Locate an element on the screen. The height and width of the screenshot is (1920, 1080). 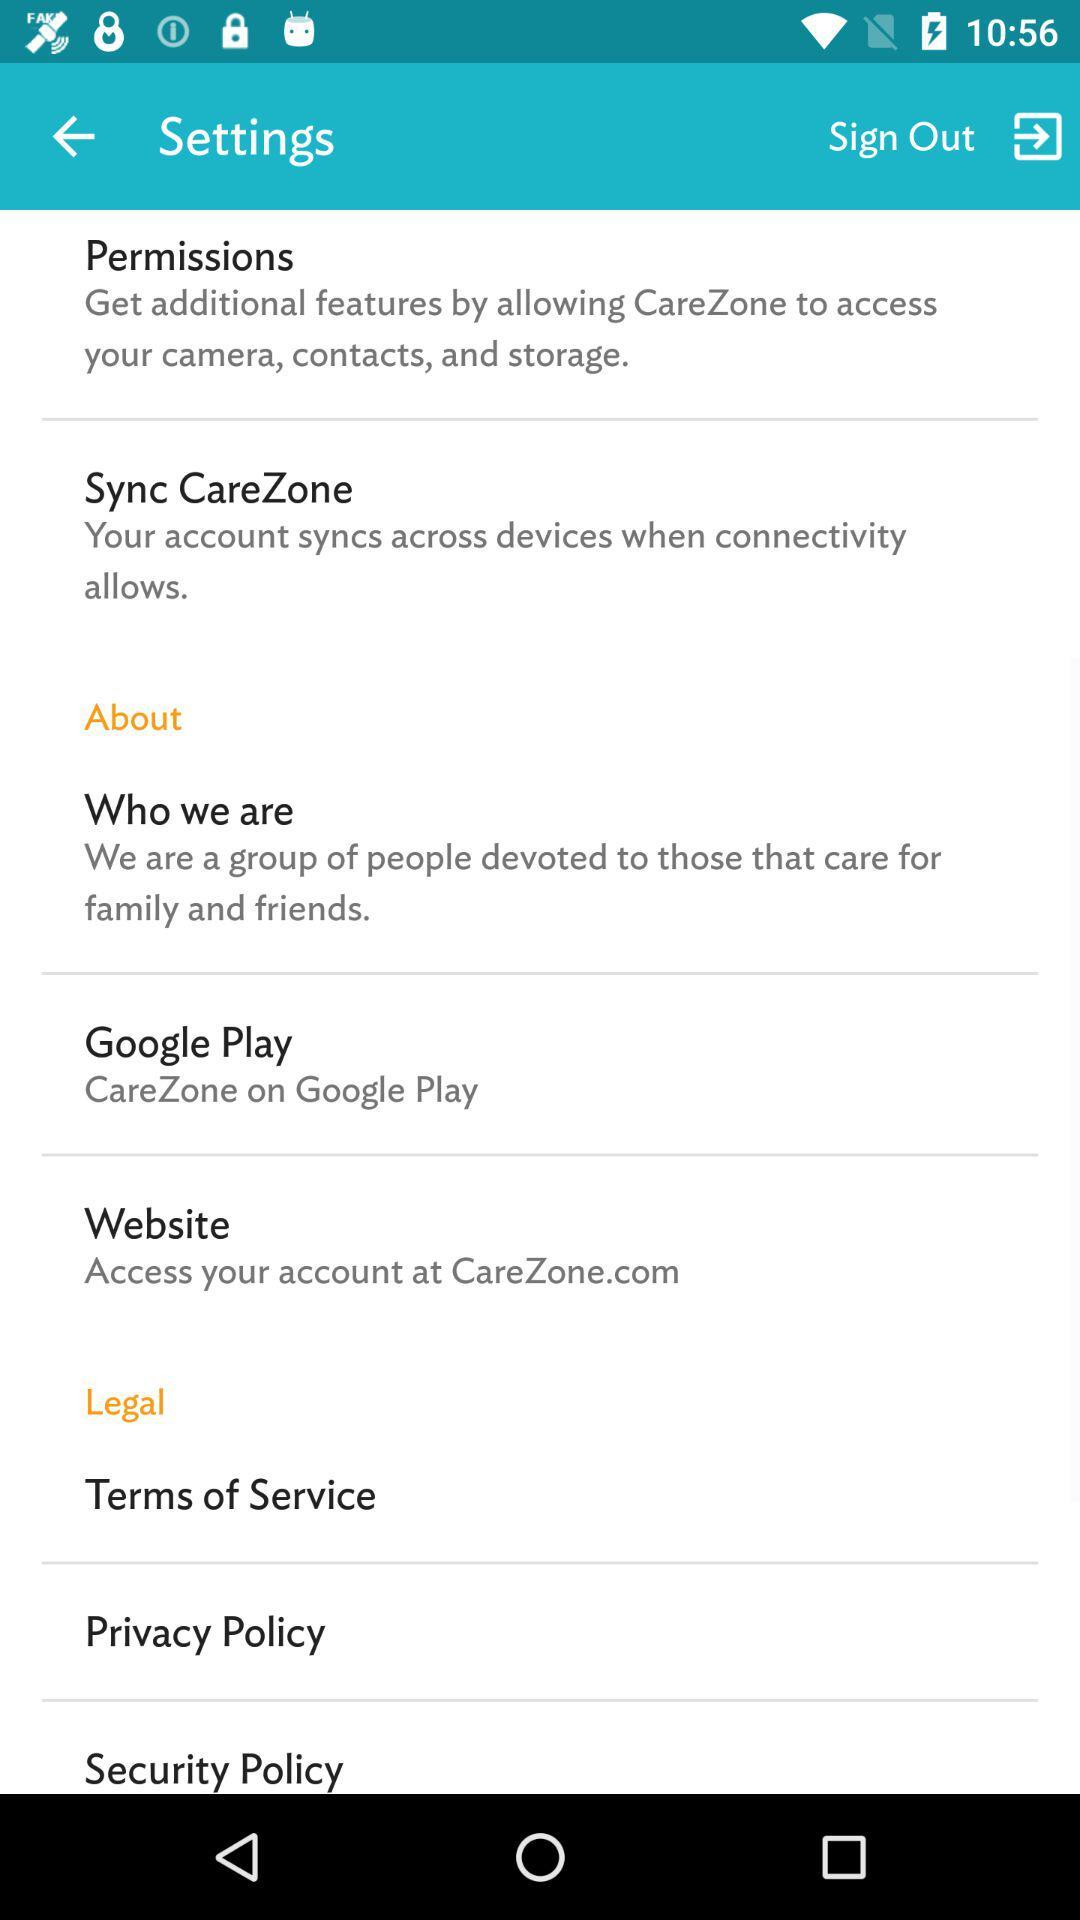
the icon to the left of the settings item is located at coordinates (72, 135).